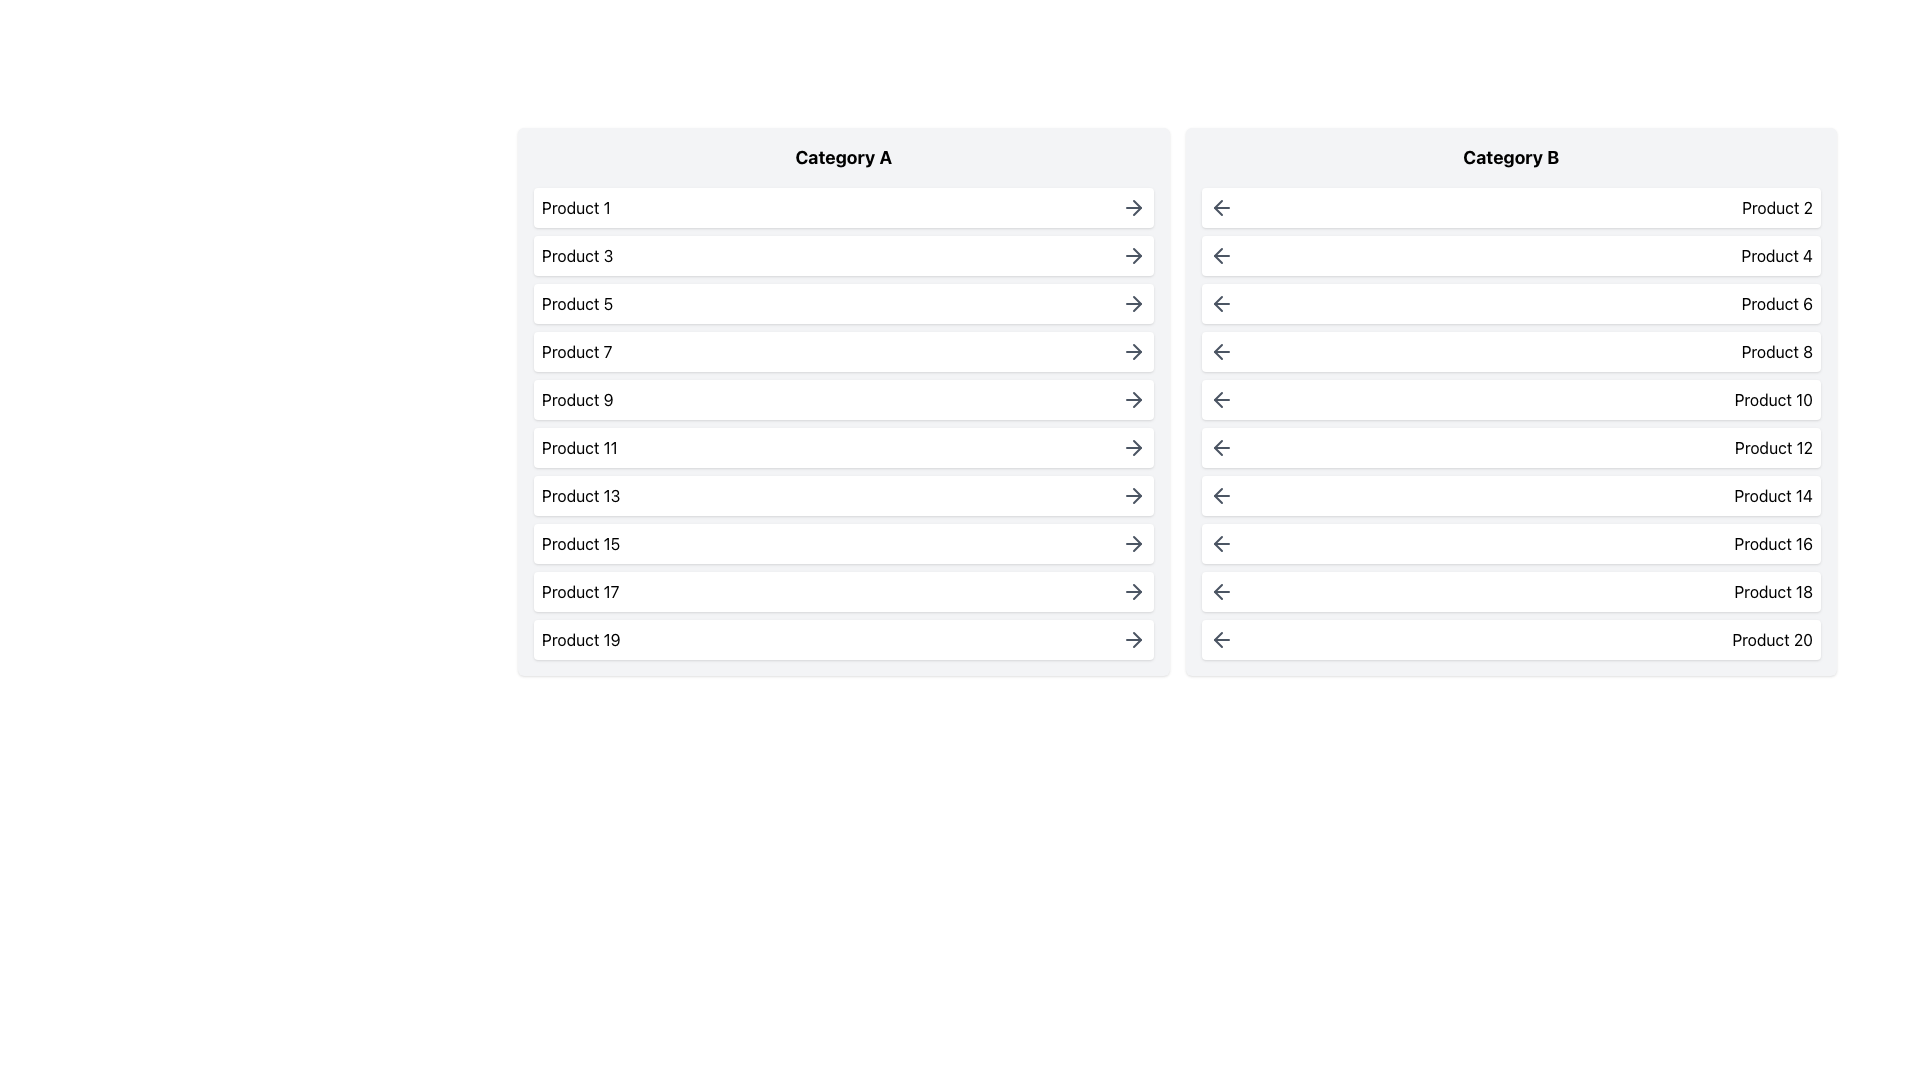 Image resolution: width=1920 pixels, height=1080 pixels. What do you see at coordinates (1220, 590) in the screenshot?
I see `the left arrow icon button located next to the product name 'Product 18' in the 'Category B' section` at bounding box center [1220, 590].